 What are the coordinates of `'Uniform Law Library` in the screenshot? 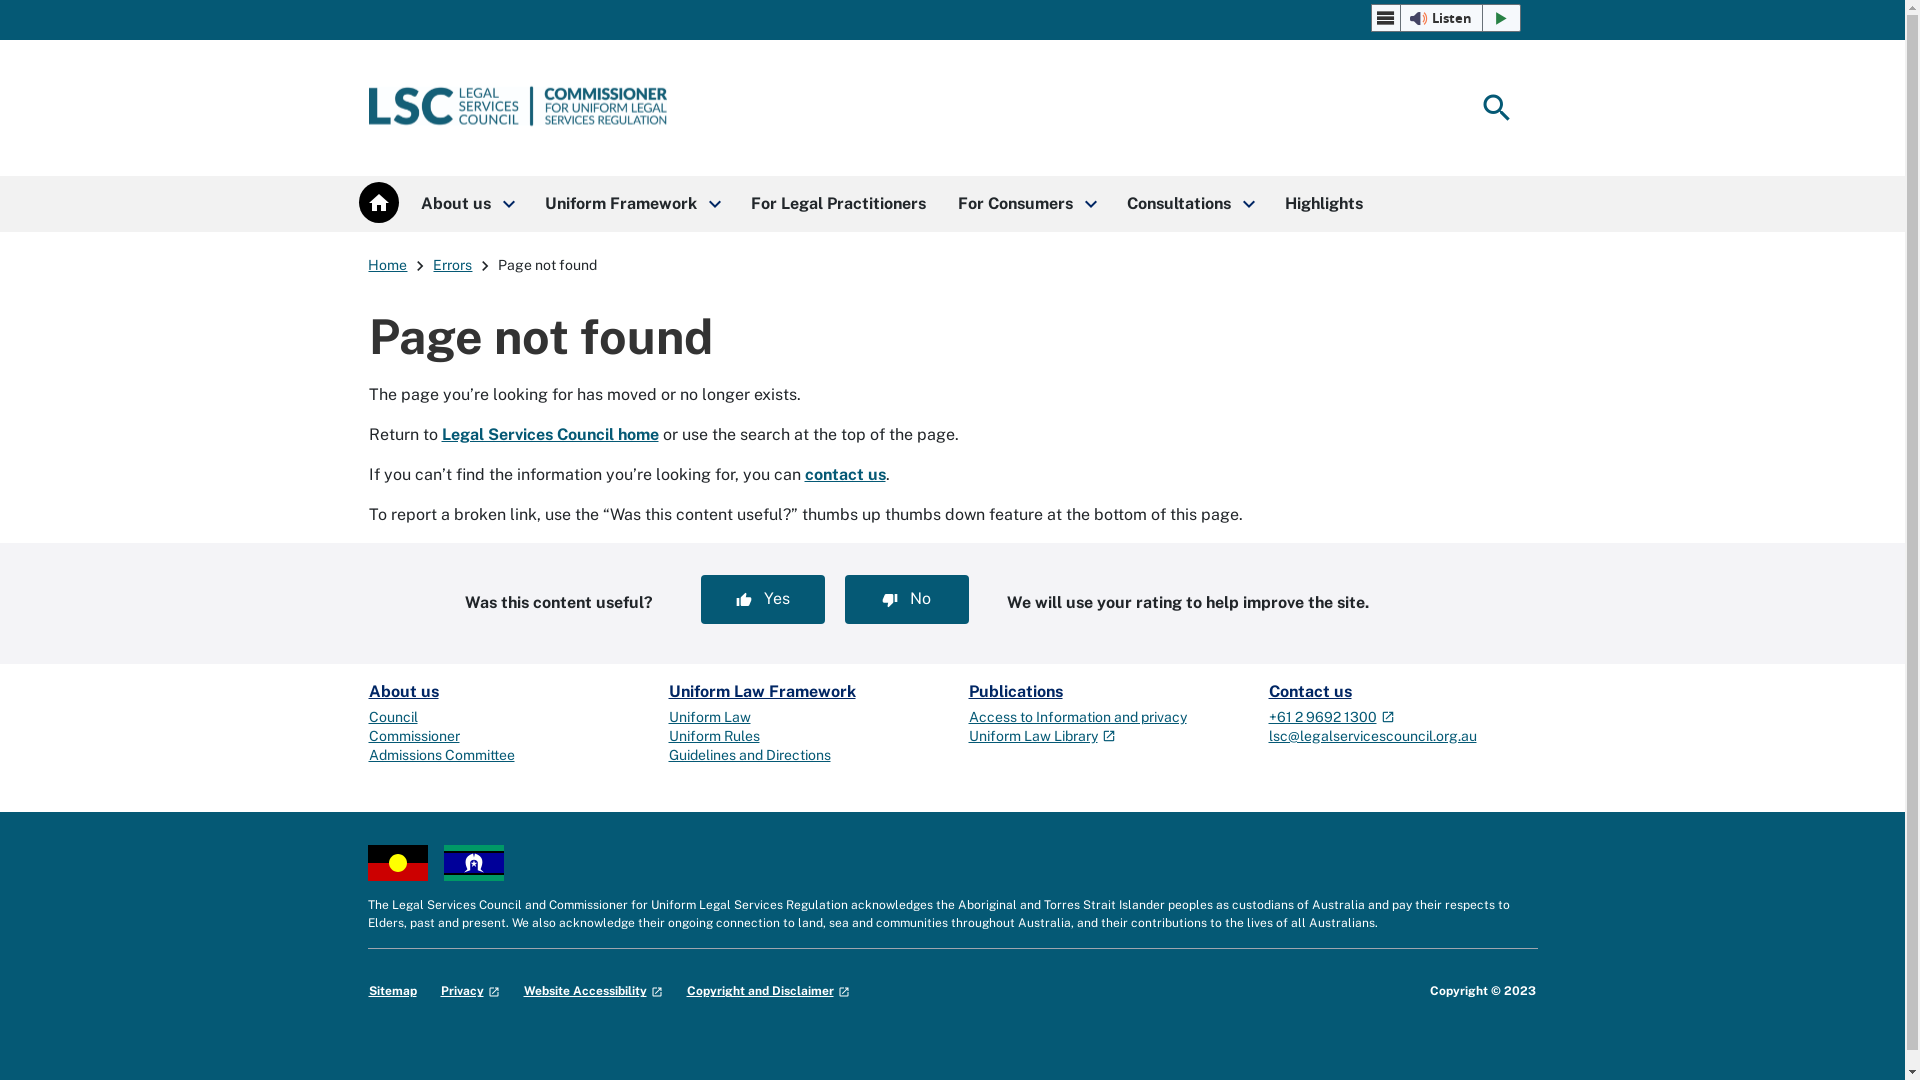 It's located at (1040, 736).